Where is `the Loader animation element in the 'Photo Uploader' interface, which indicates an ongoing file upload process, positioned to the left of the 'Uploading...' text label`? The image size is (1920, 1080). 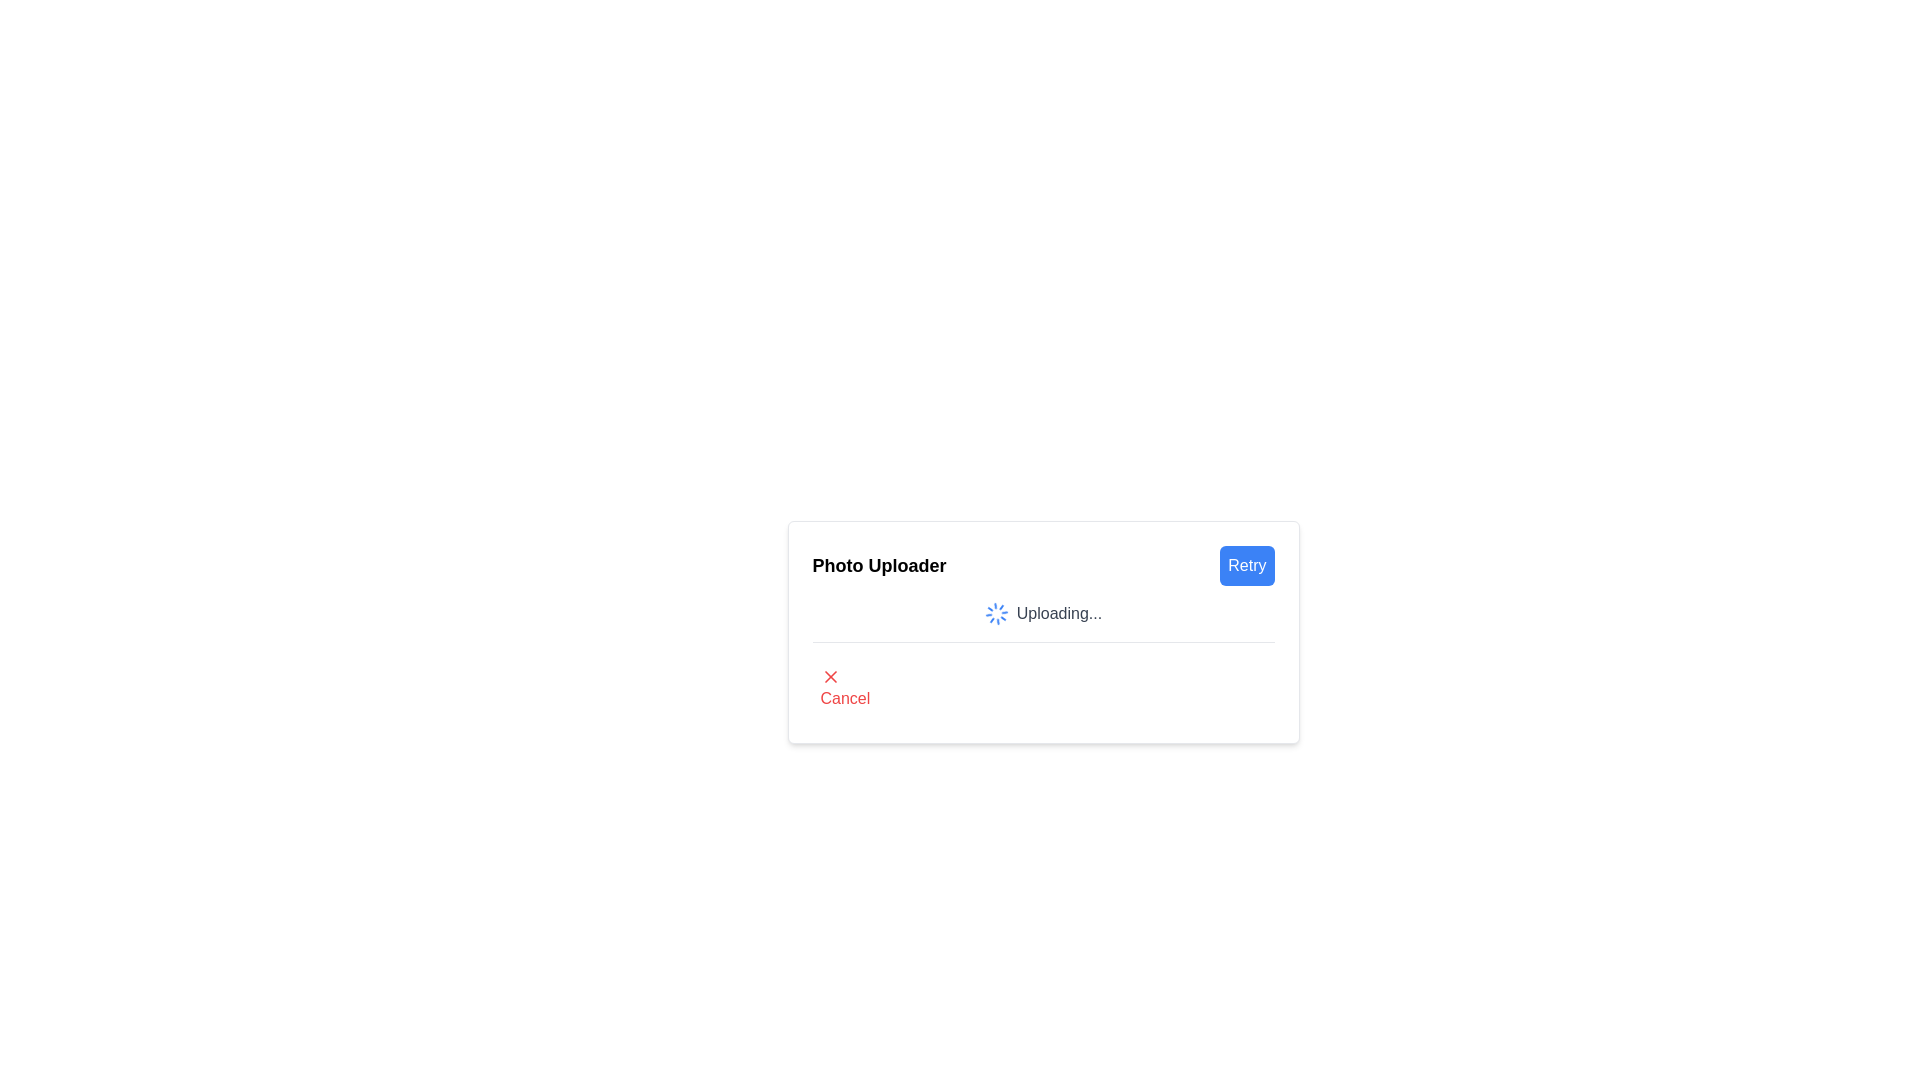 the Loader animation element in the 'Photo Uploader' interface, which indicates an ongoing file upload process, positioned to the left of the 'Uploading...' text label is located at coordinates (996, 612).